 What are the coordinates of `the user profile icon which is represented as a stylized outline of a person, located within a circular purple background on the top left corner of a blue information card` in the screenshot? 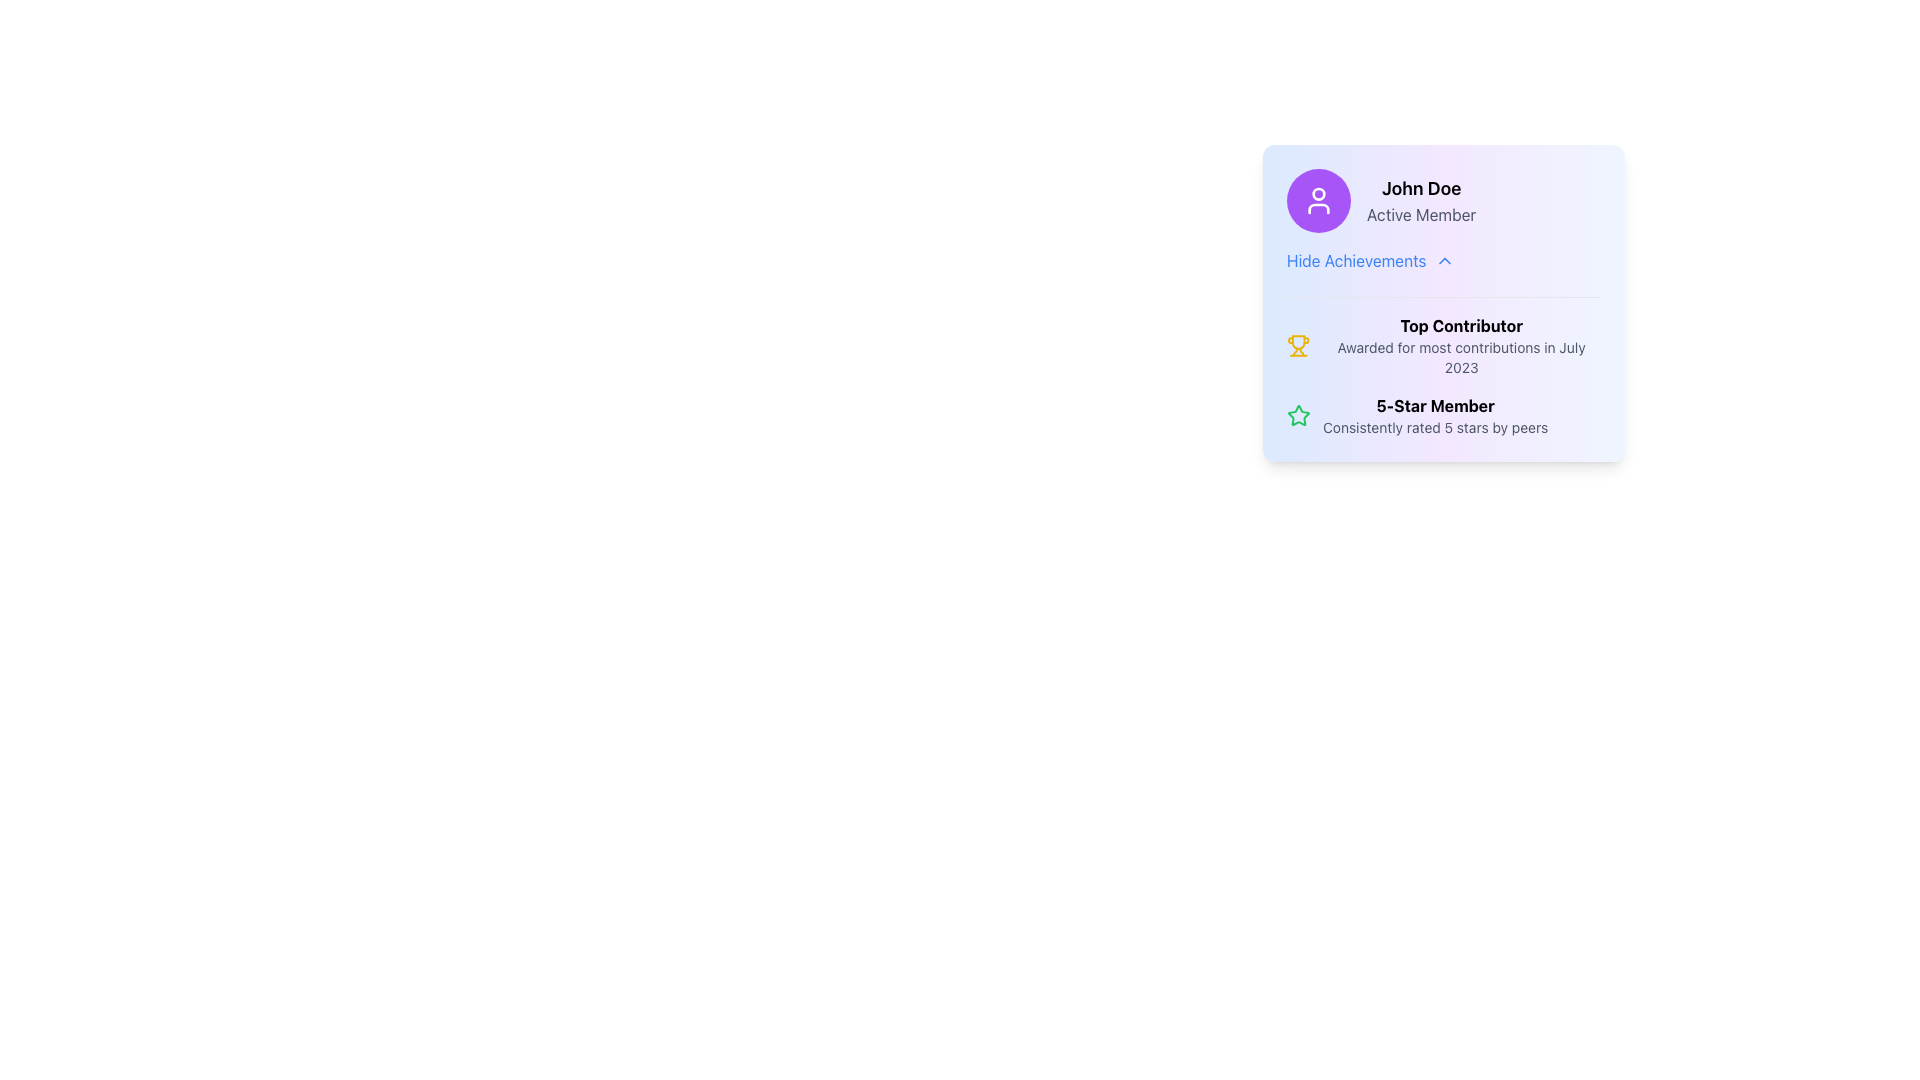 It's located at (1319, 200).